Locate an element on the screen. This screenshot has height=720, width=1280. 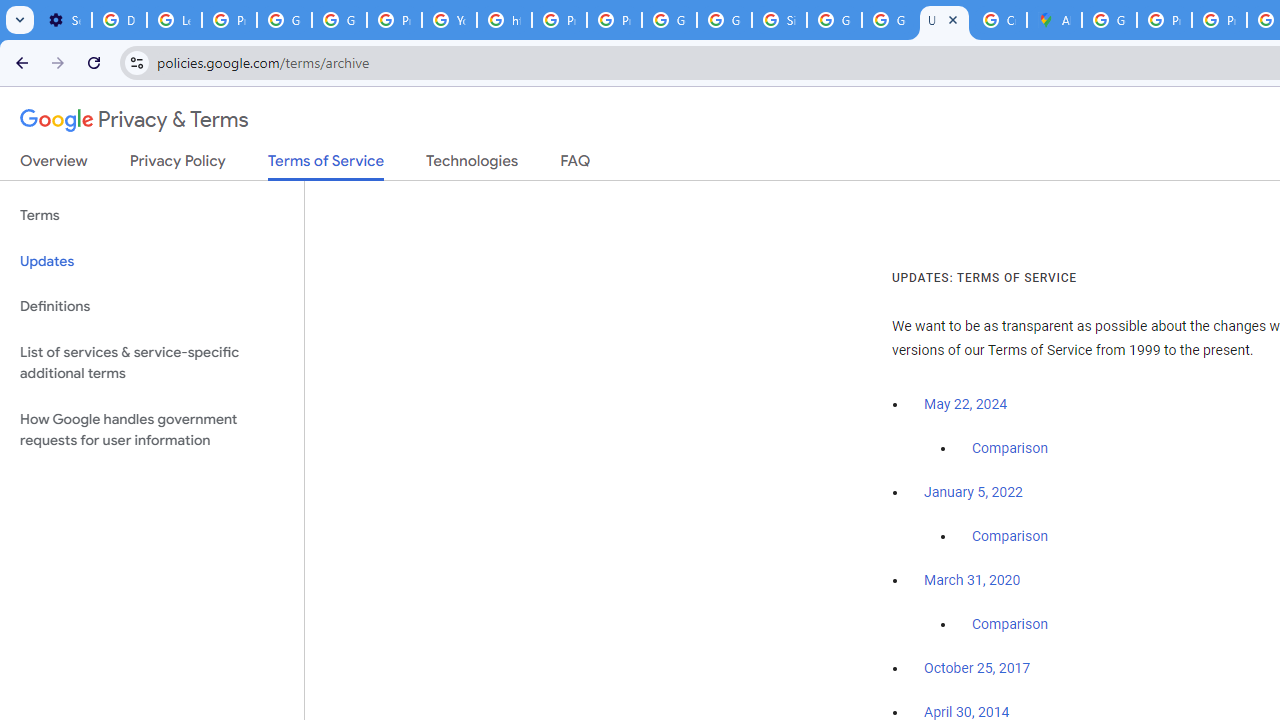
'Privacy Help Center - Policies Help' is located at coordinates (1164, 20).